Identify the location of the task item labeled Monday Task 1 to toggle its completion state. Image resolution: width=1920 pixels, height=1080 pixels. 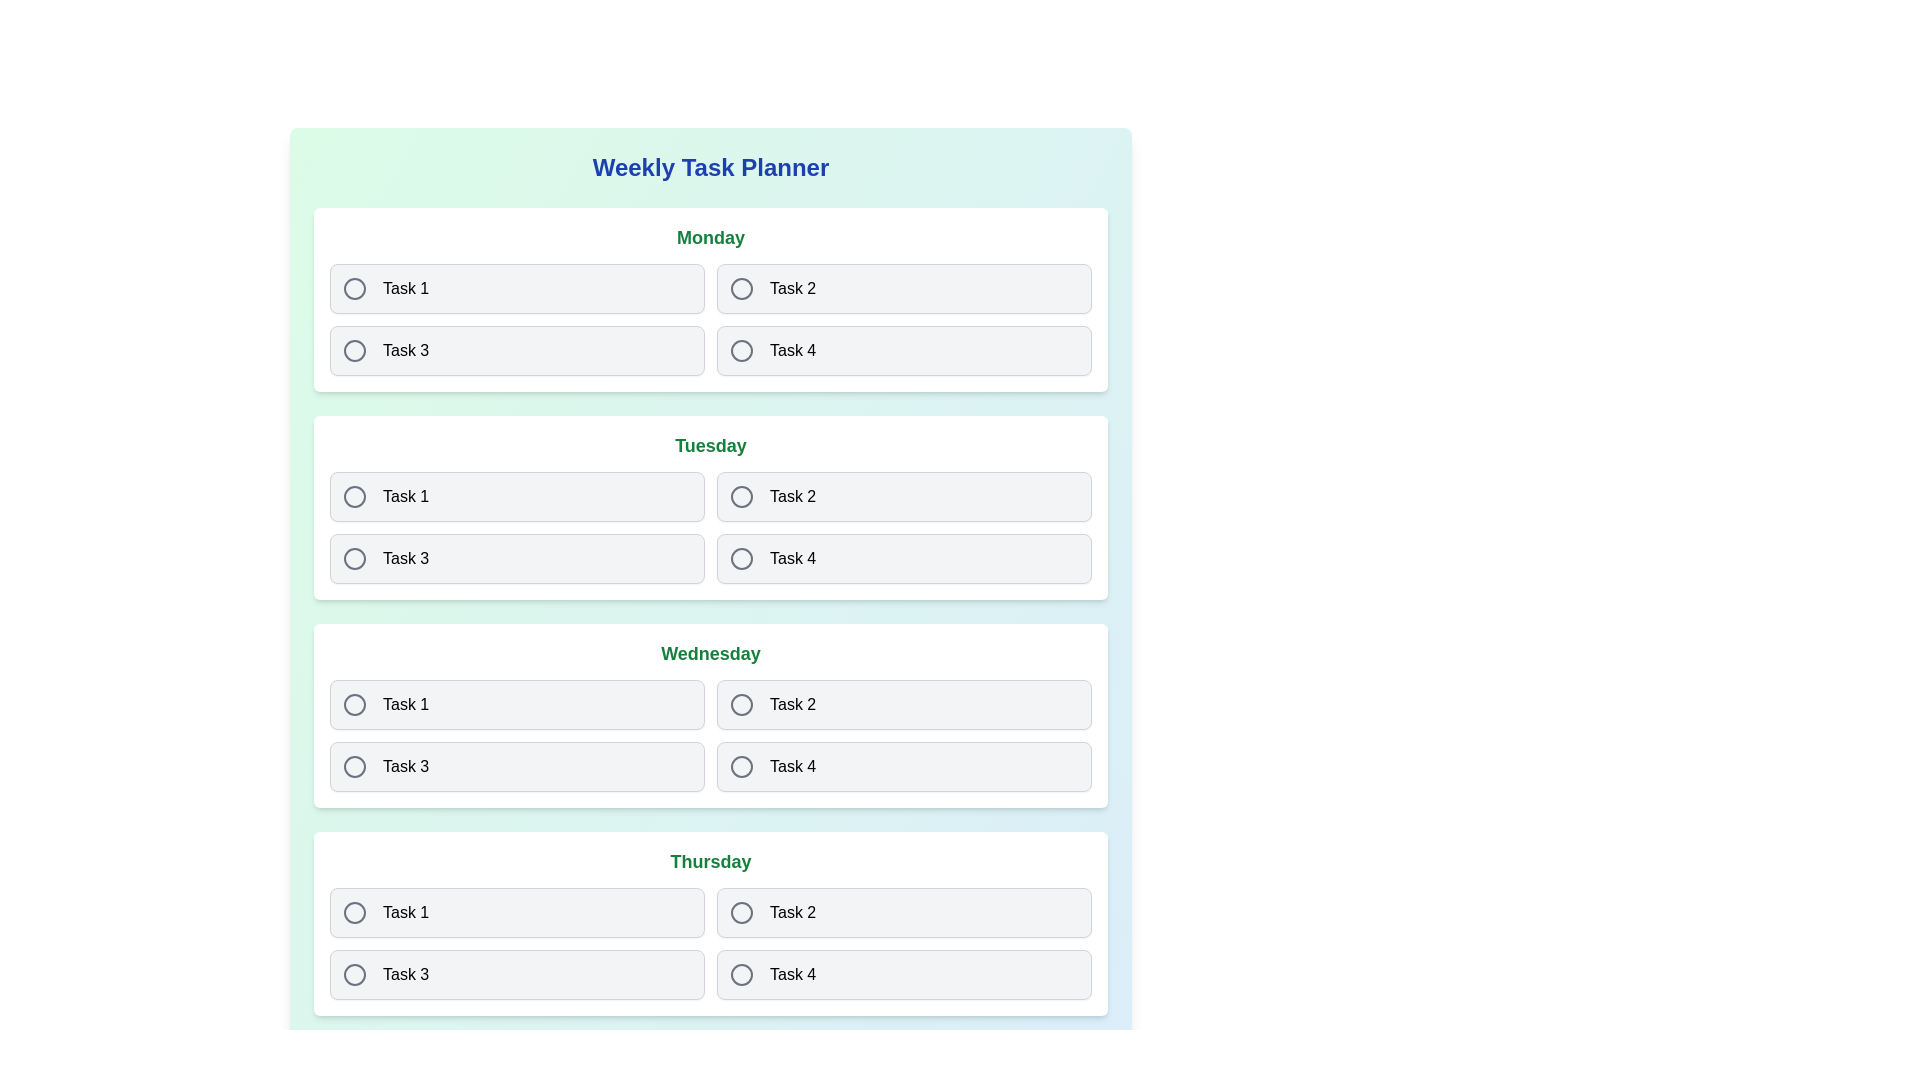
(517, 289).